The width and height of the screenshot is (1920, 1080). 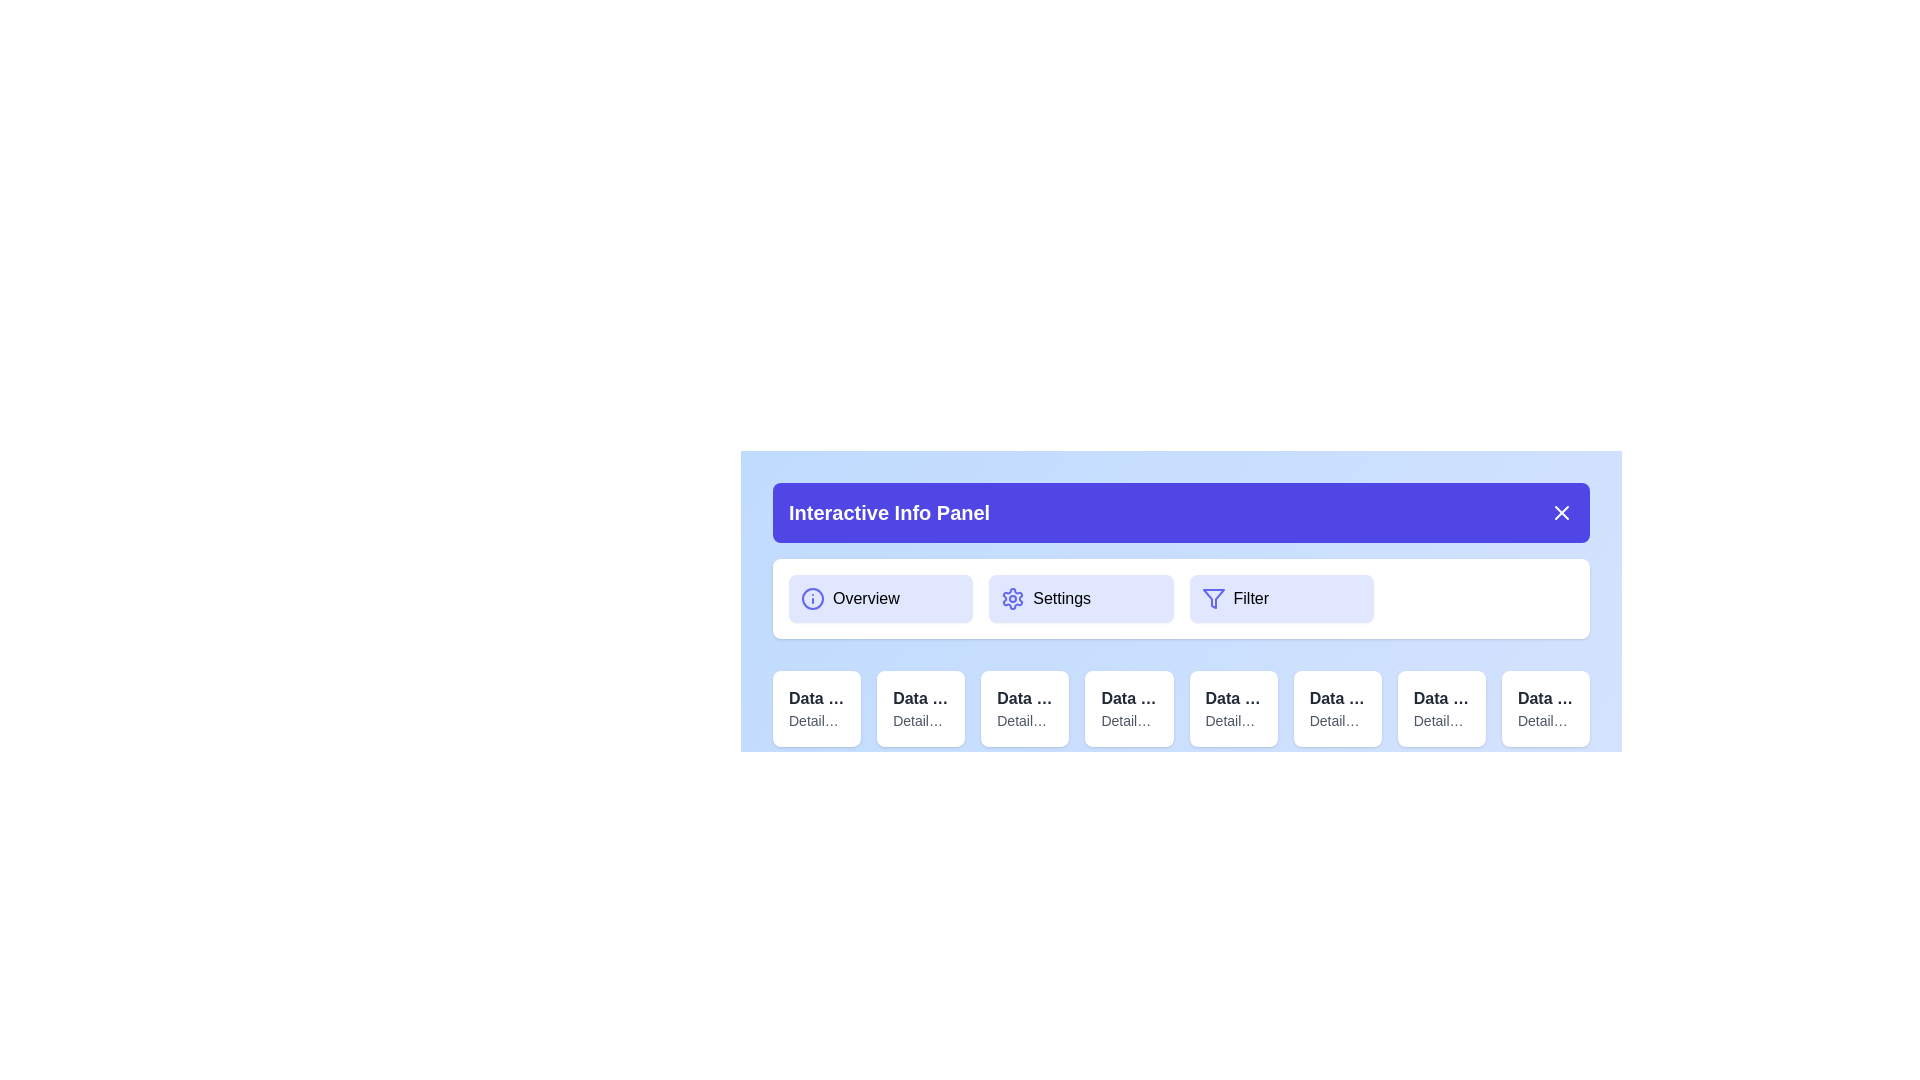 I want to click on the Overview button in the navigation panel, so click(x=880, y=597).